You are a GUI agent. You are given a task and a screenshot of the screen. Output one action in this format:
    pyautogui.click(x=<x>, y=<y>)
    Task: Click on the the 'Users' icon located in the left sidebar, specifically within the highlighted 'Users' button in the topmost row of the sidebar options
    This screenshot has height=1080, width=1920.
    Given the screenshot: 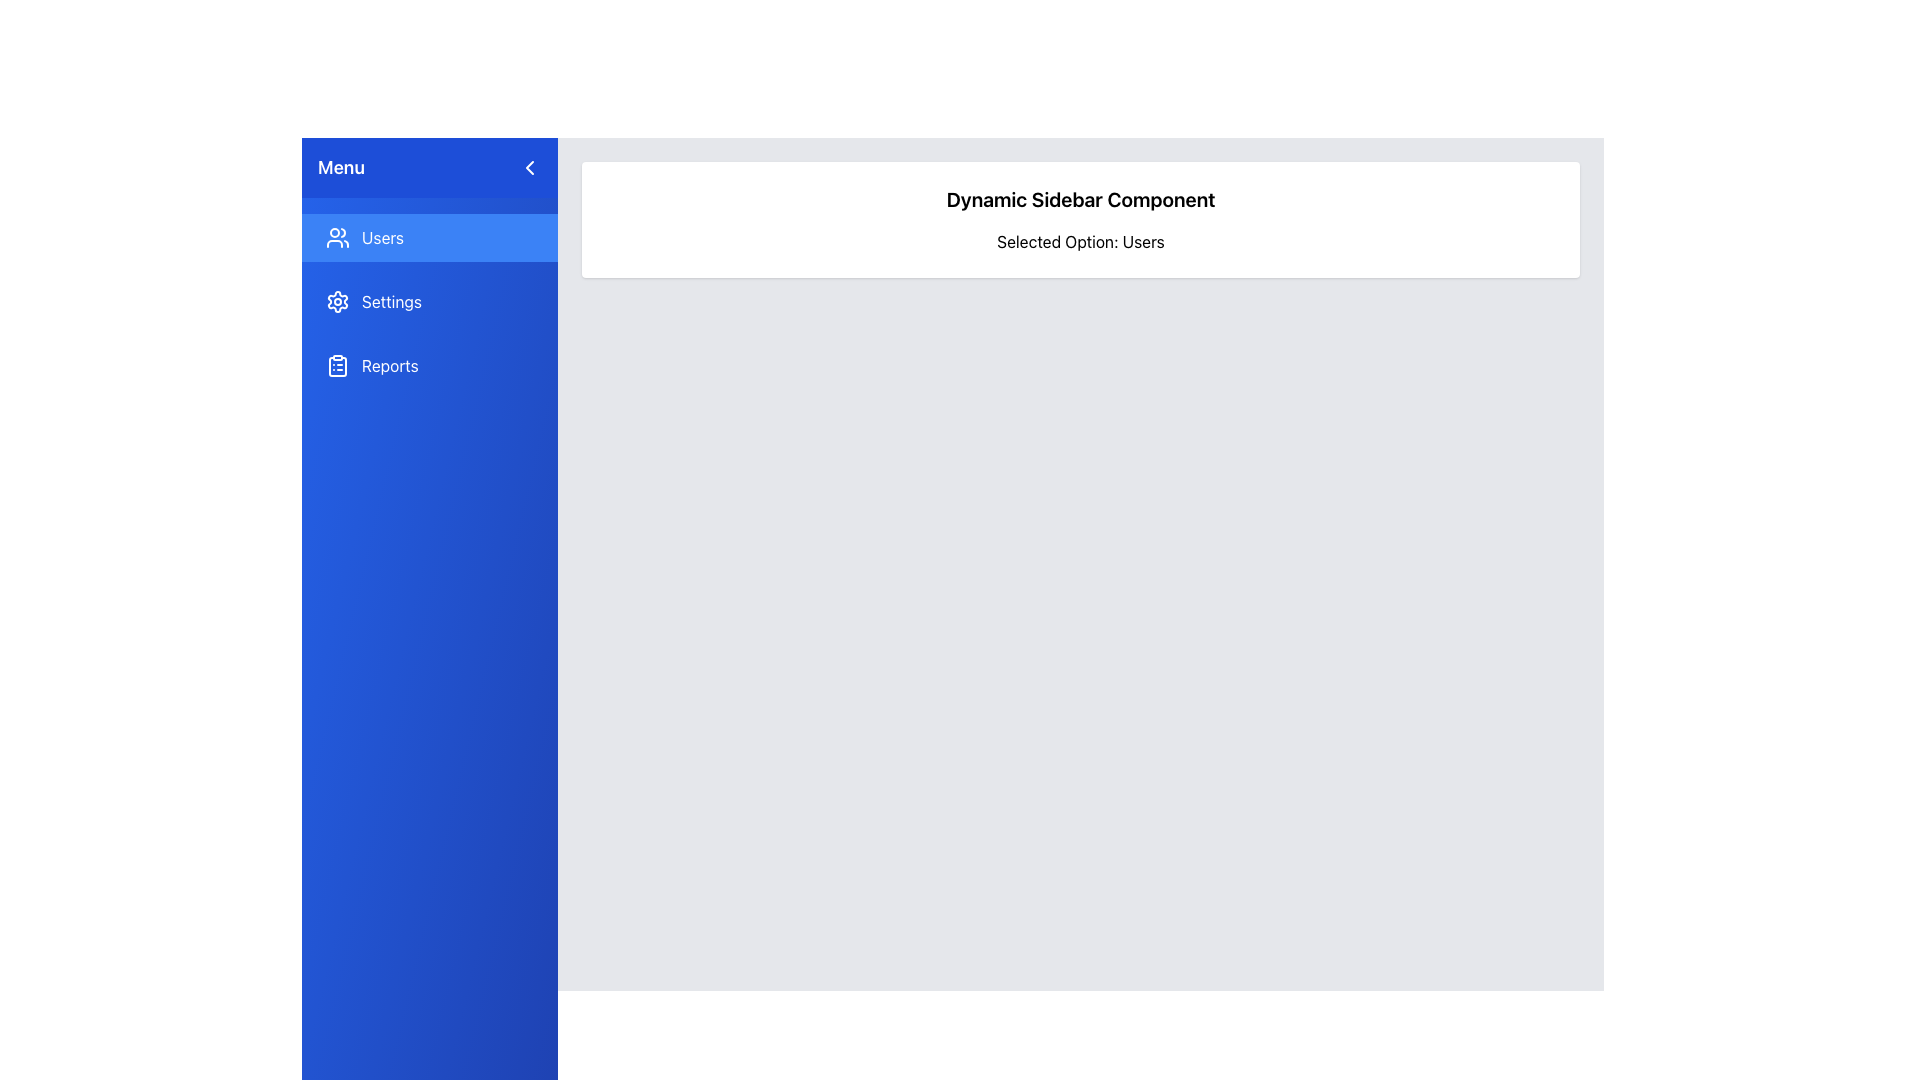 What is the action you would take?
    pyautogui.click(x=337, y=237)
    